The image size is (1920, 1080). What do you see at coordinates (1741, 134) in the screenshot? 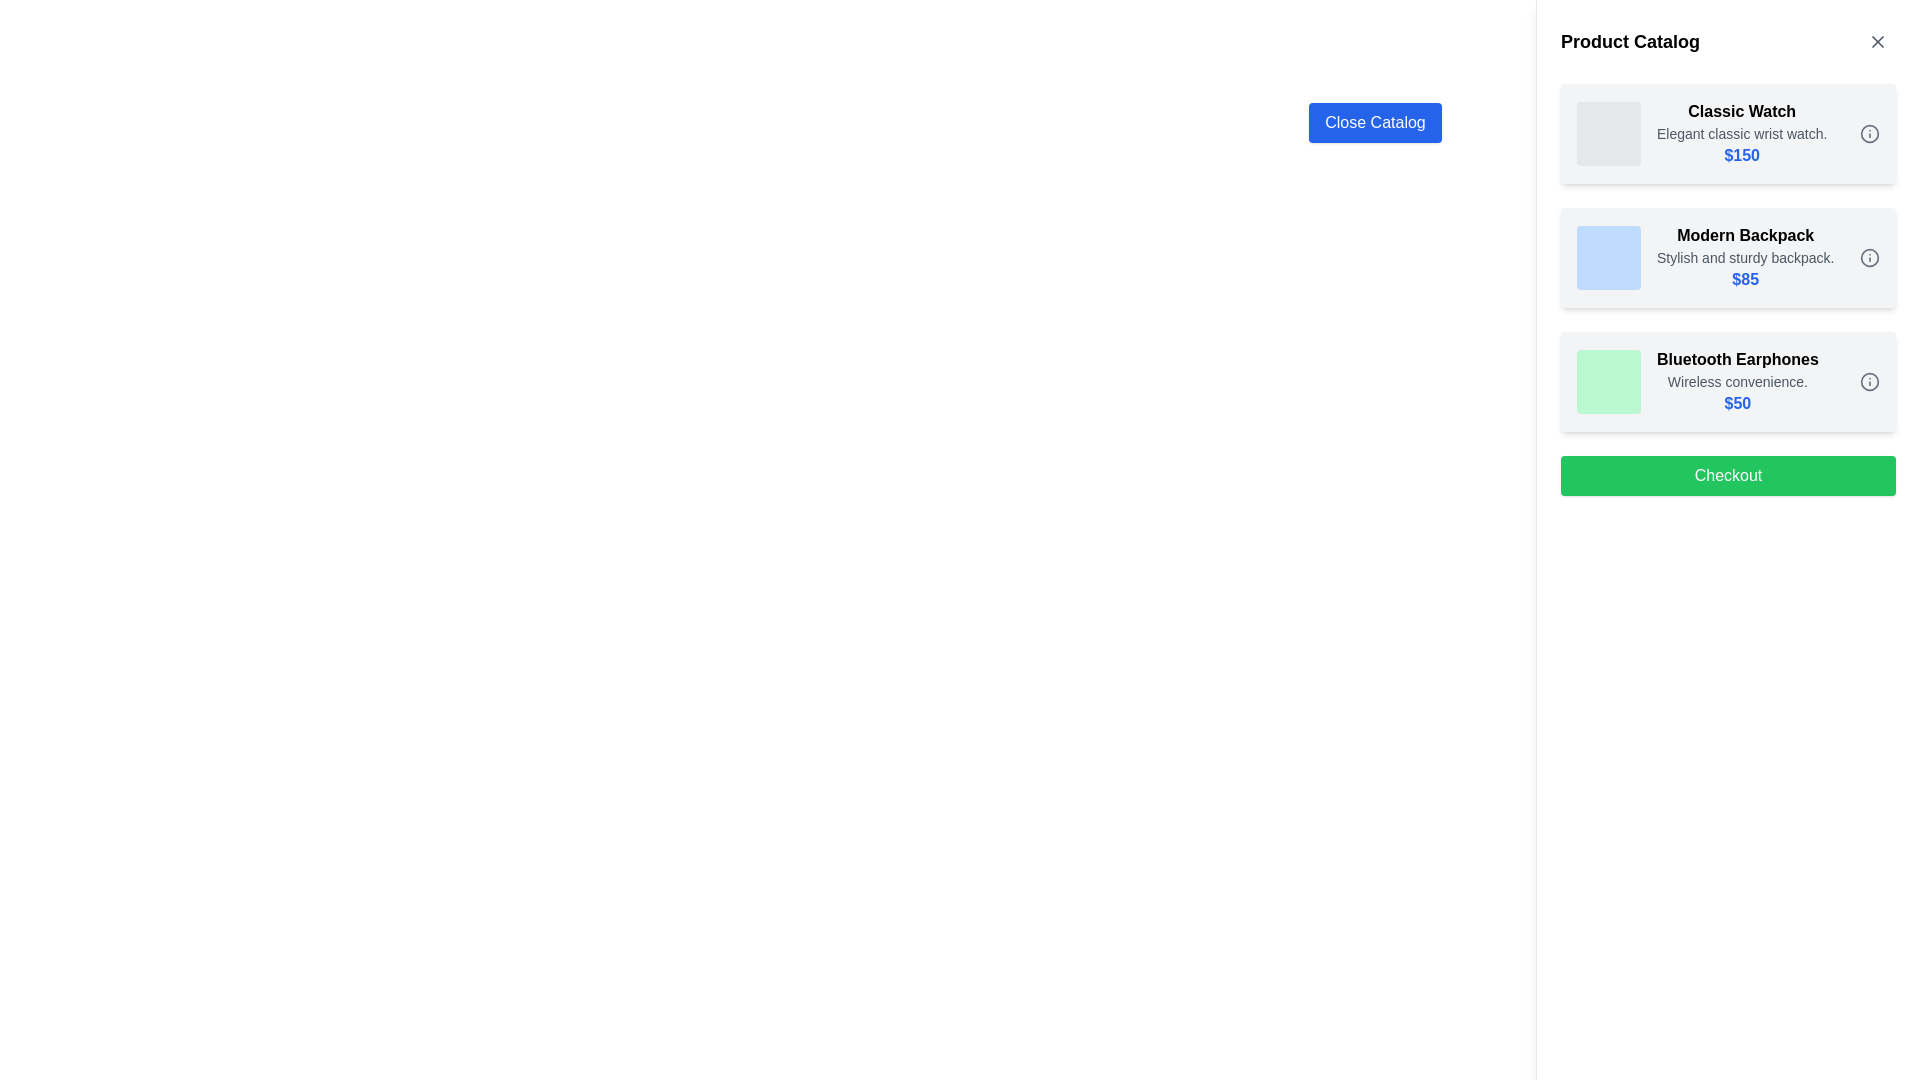
I see `text from the Text block displaying 'Classic Watch' with the description 'Elegant classic wrist watch.' and the price '$150' in bold blue text, located in the first product card of the sidebar layout` at bounding box center [1741, 134].